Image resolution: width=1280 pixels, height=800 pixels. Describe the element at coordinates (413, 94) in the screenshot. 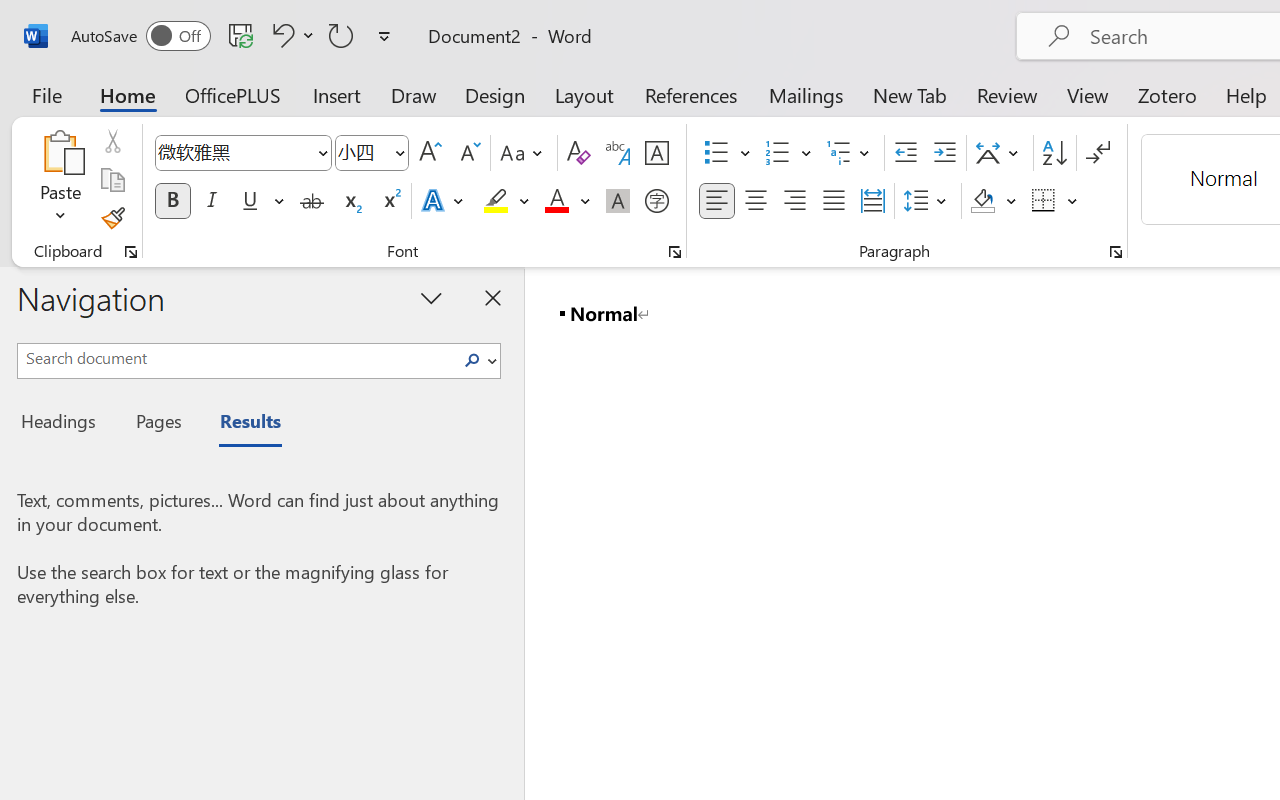

I see `'Draw'` at that location.